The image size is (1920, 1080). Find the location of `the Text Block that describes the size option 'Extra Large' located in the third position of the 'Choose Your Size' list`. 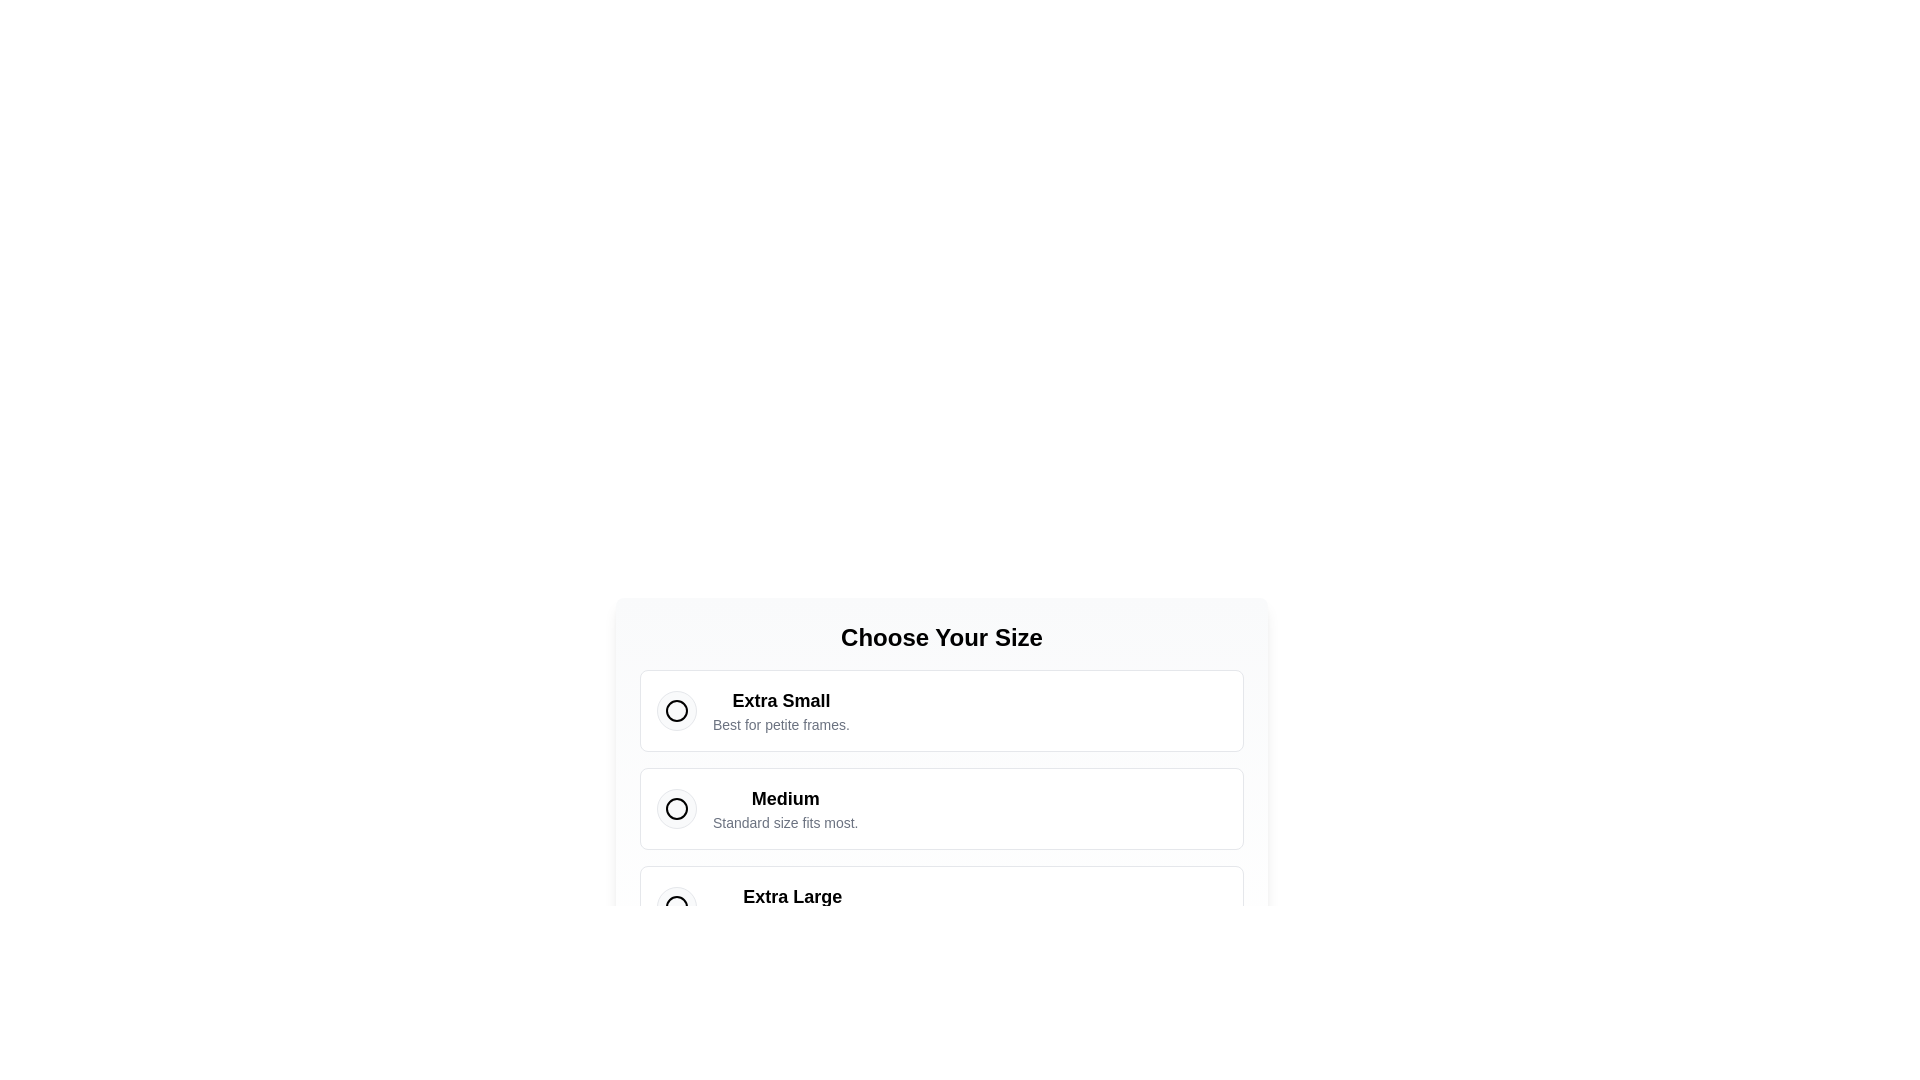

the Text Block that describes the size option 'Extra Large' located in the third position of the 'Choose Your Size' list is located at coordinates (791, 906).